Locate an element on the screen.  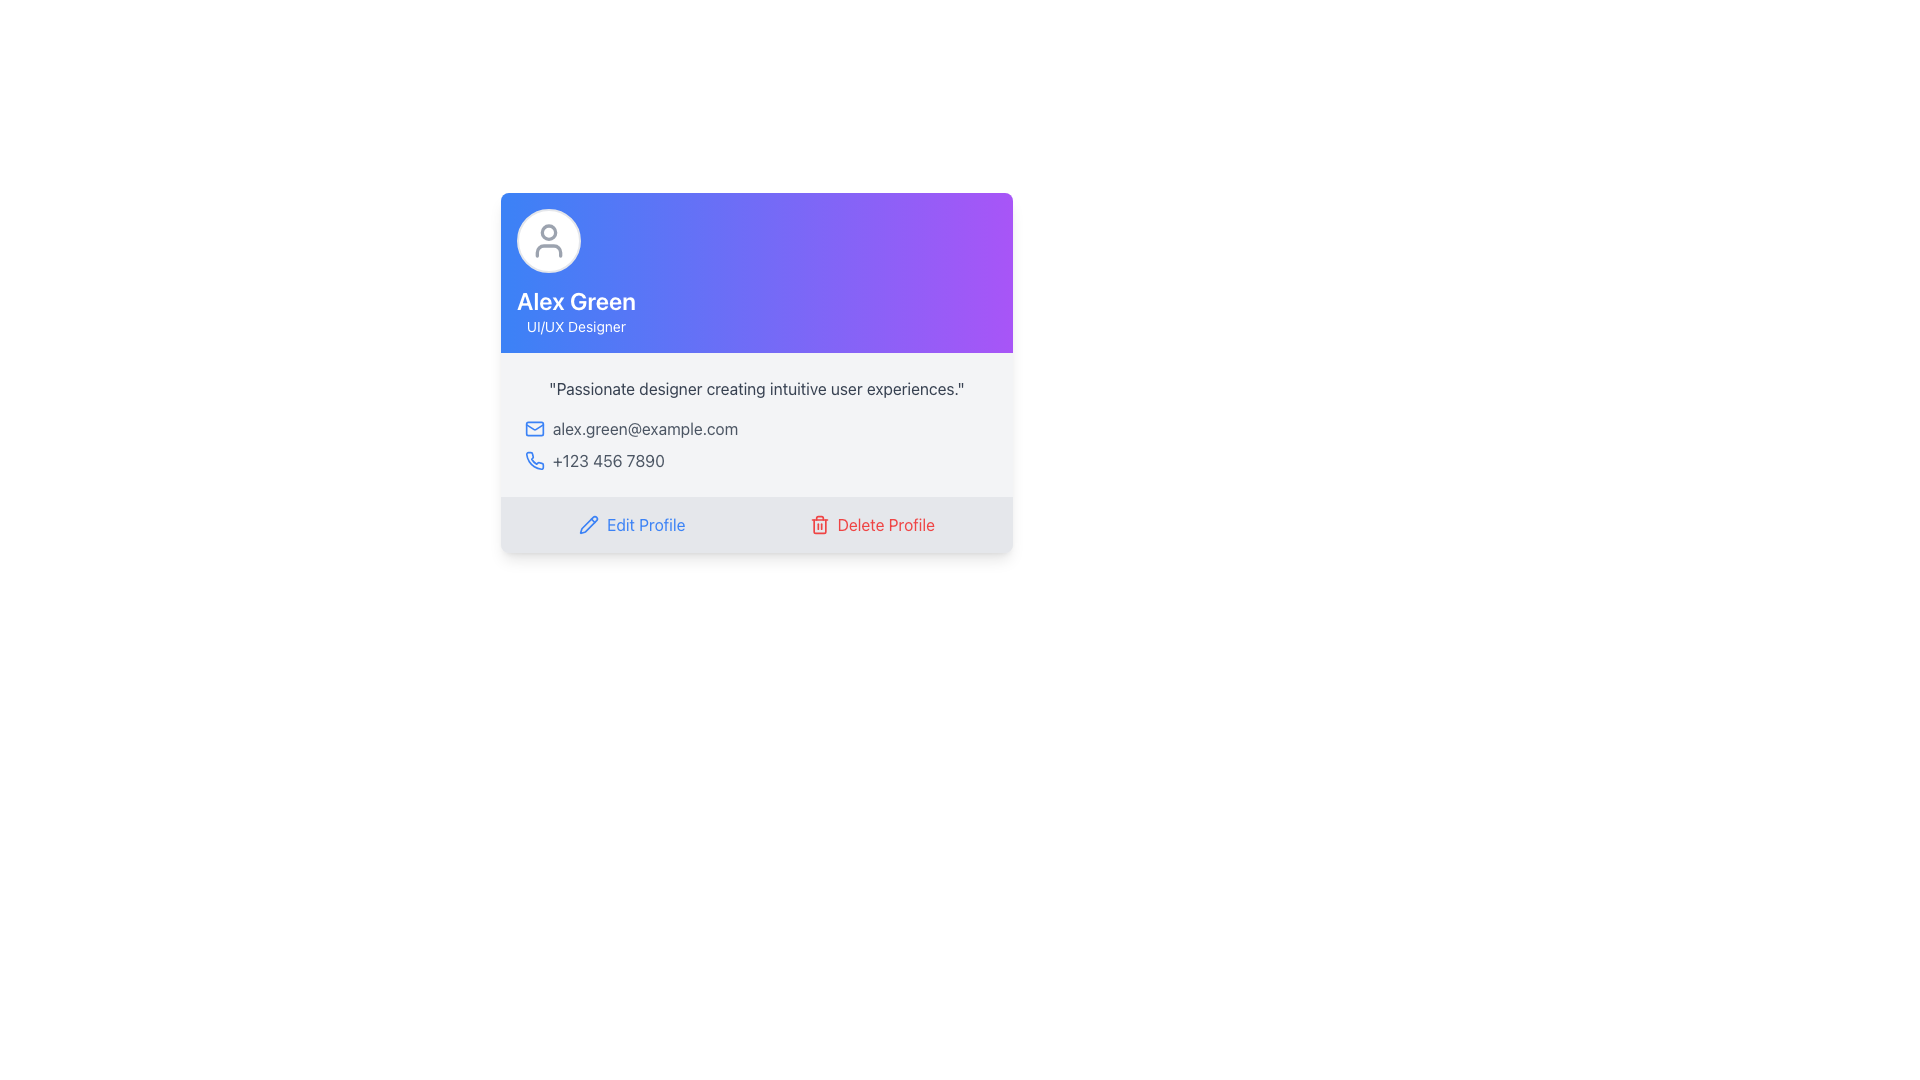
the text 'Alex Green' displayed prominently at the top of the card-like interface, which is styled with white text on a gradient blue-purple background is located at coordinates (575, 300).